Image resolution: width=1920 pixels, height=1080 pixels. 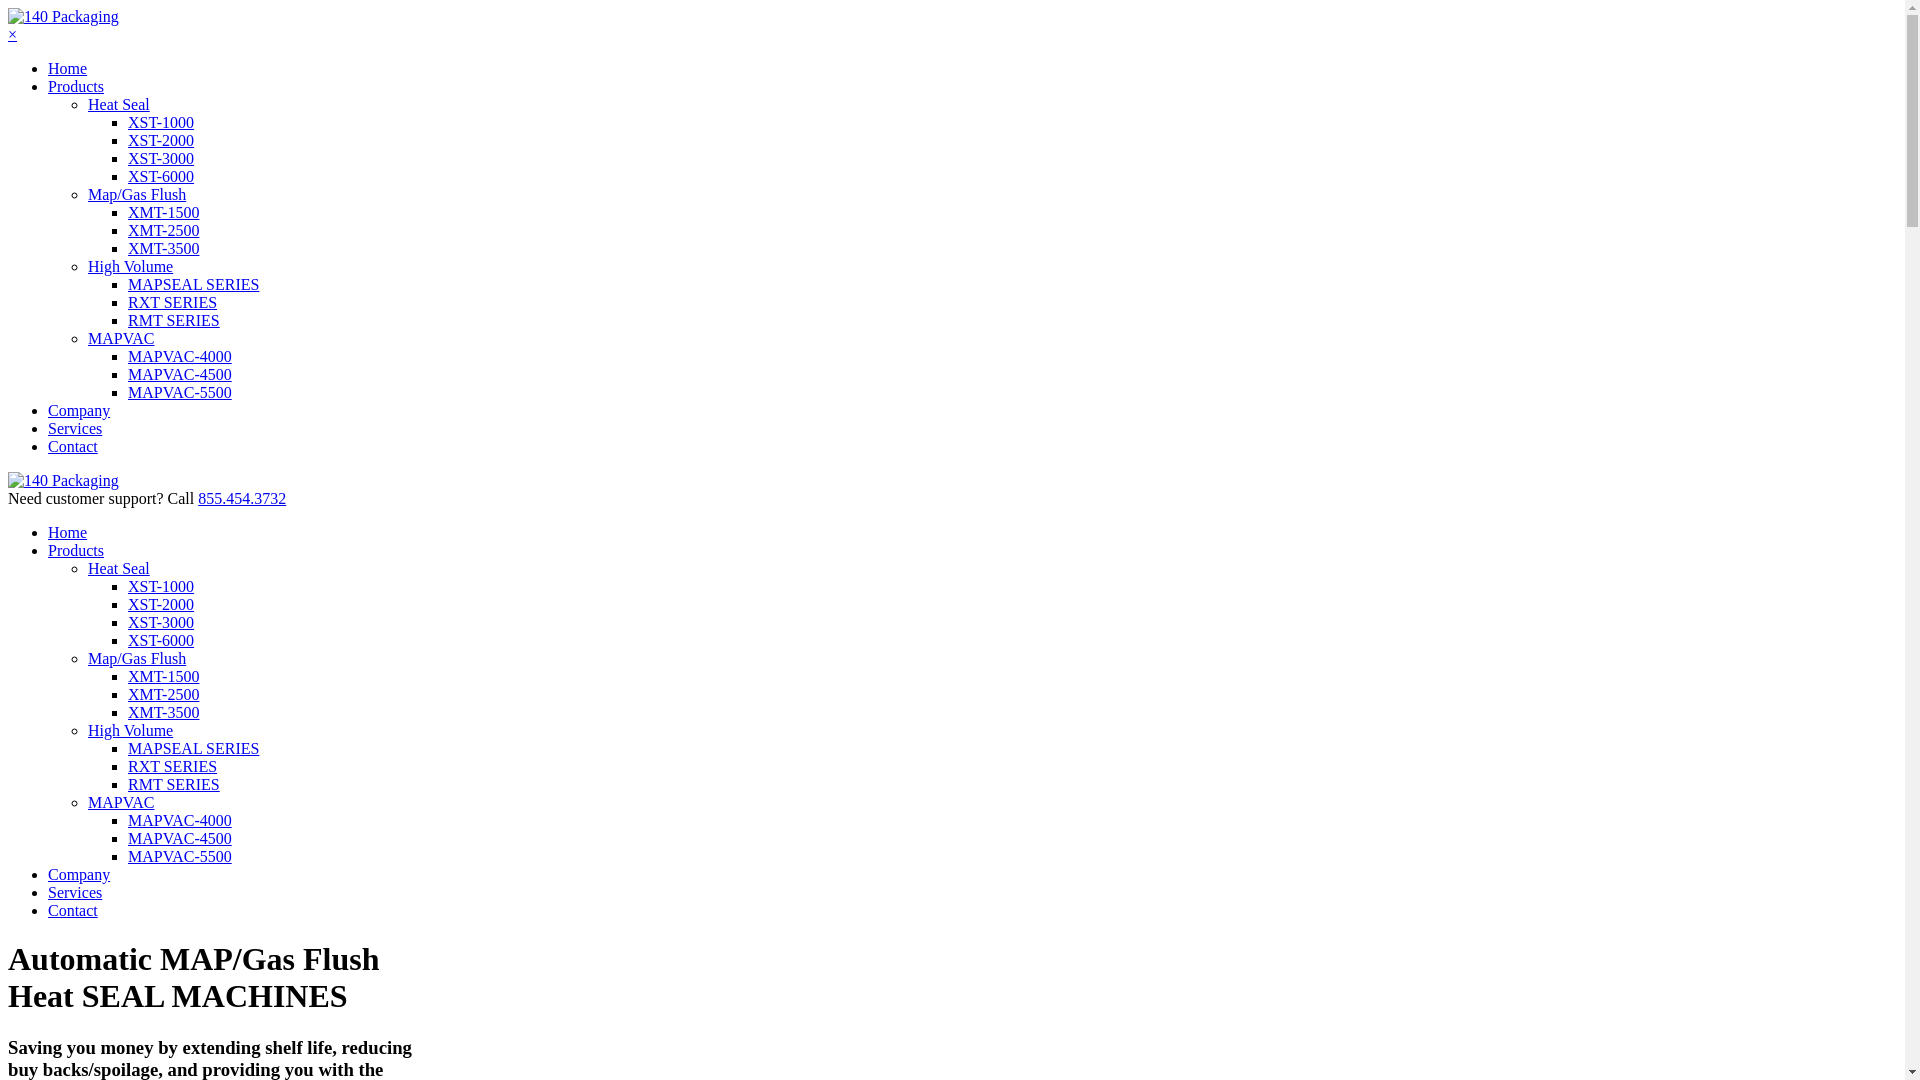 What do you see at coordinates (78, 873) in the screenshot?
I see `'Company'` at bounding box center [78, 873].